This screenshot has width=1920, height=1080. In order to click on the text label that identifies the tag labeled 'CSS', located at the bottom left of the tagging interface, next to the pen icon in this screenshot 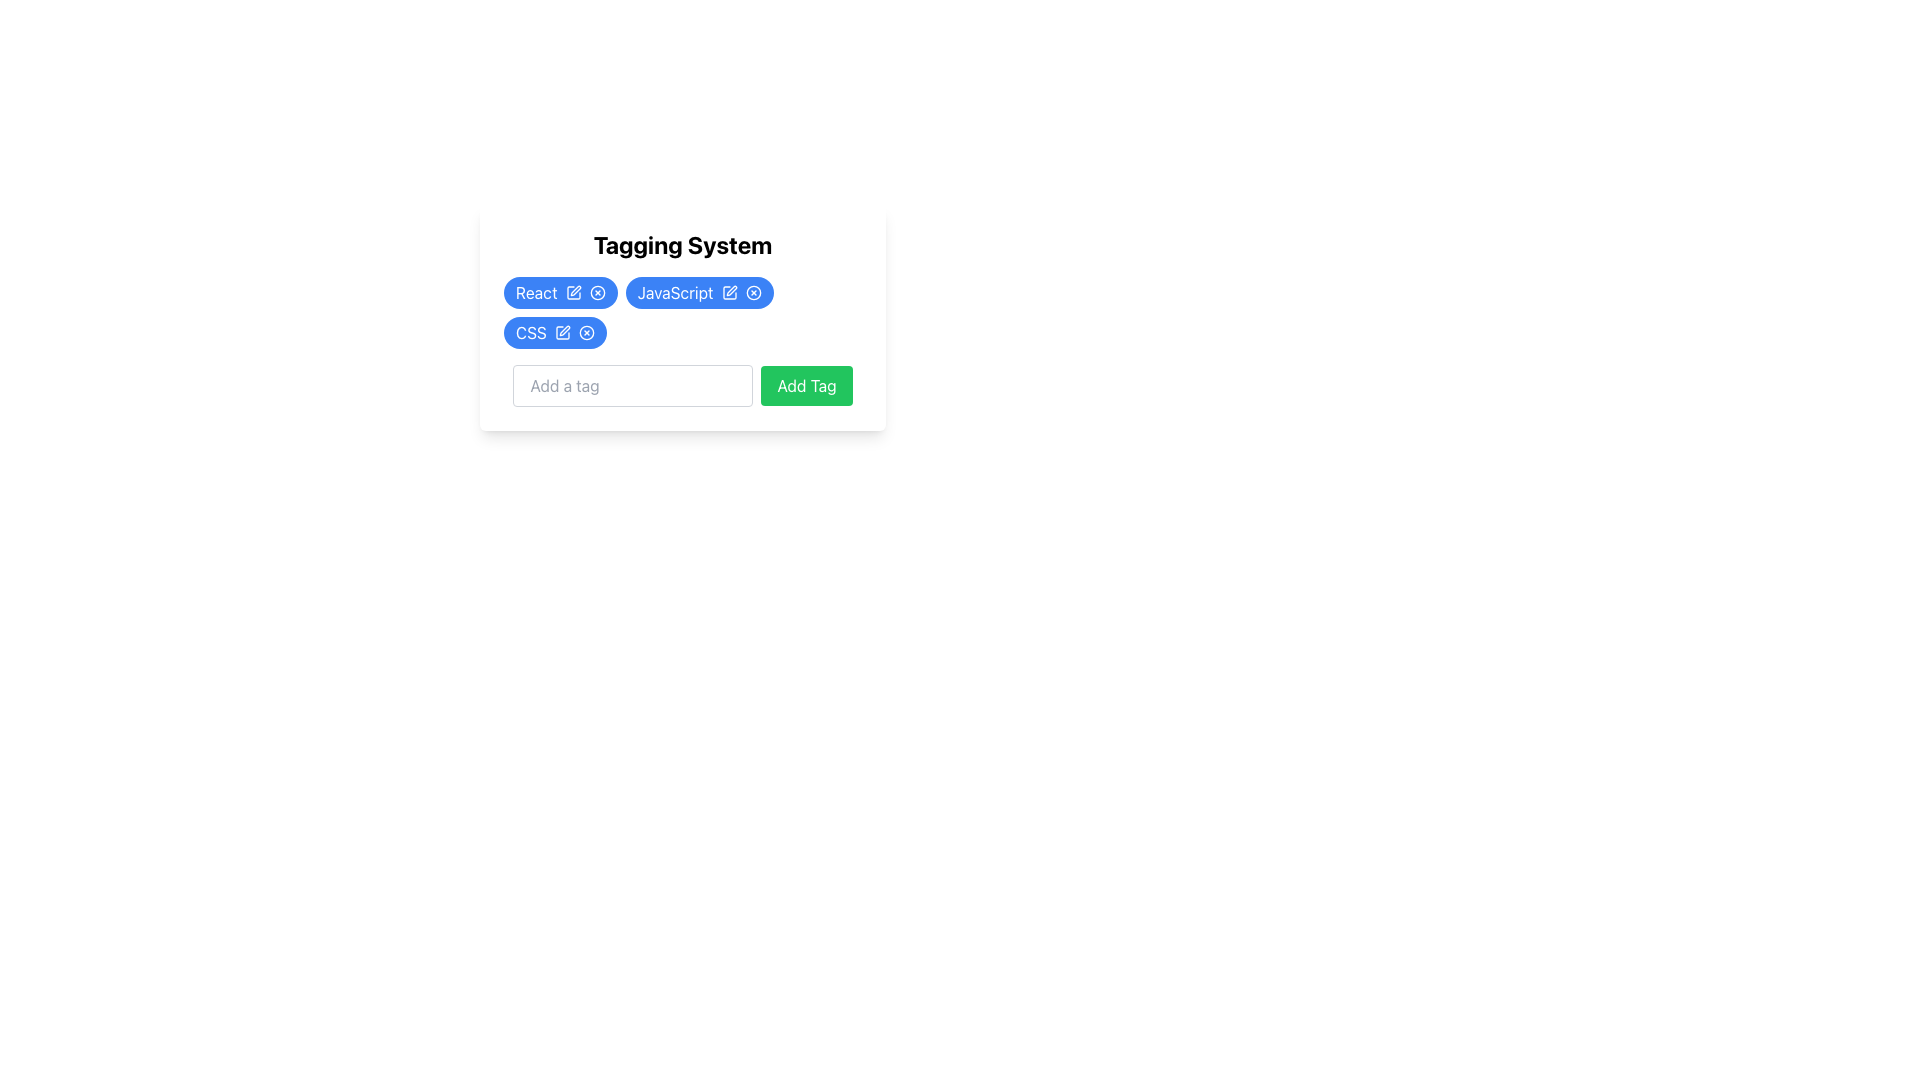, I will do `click(531, 331)`.